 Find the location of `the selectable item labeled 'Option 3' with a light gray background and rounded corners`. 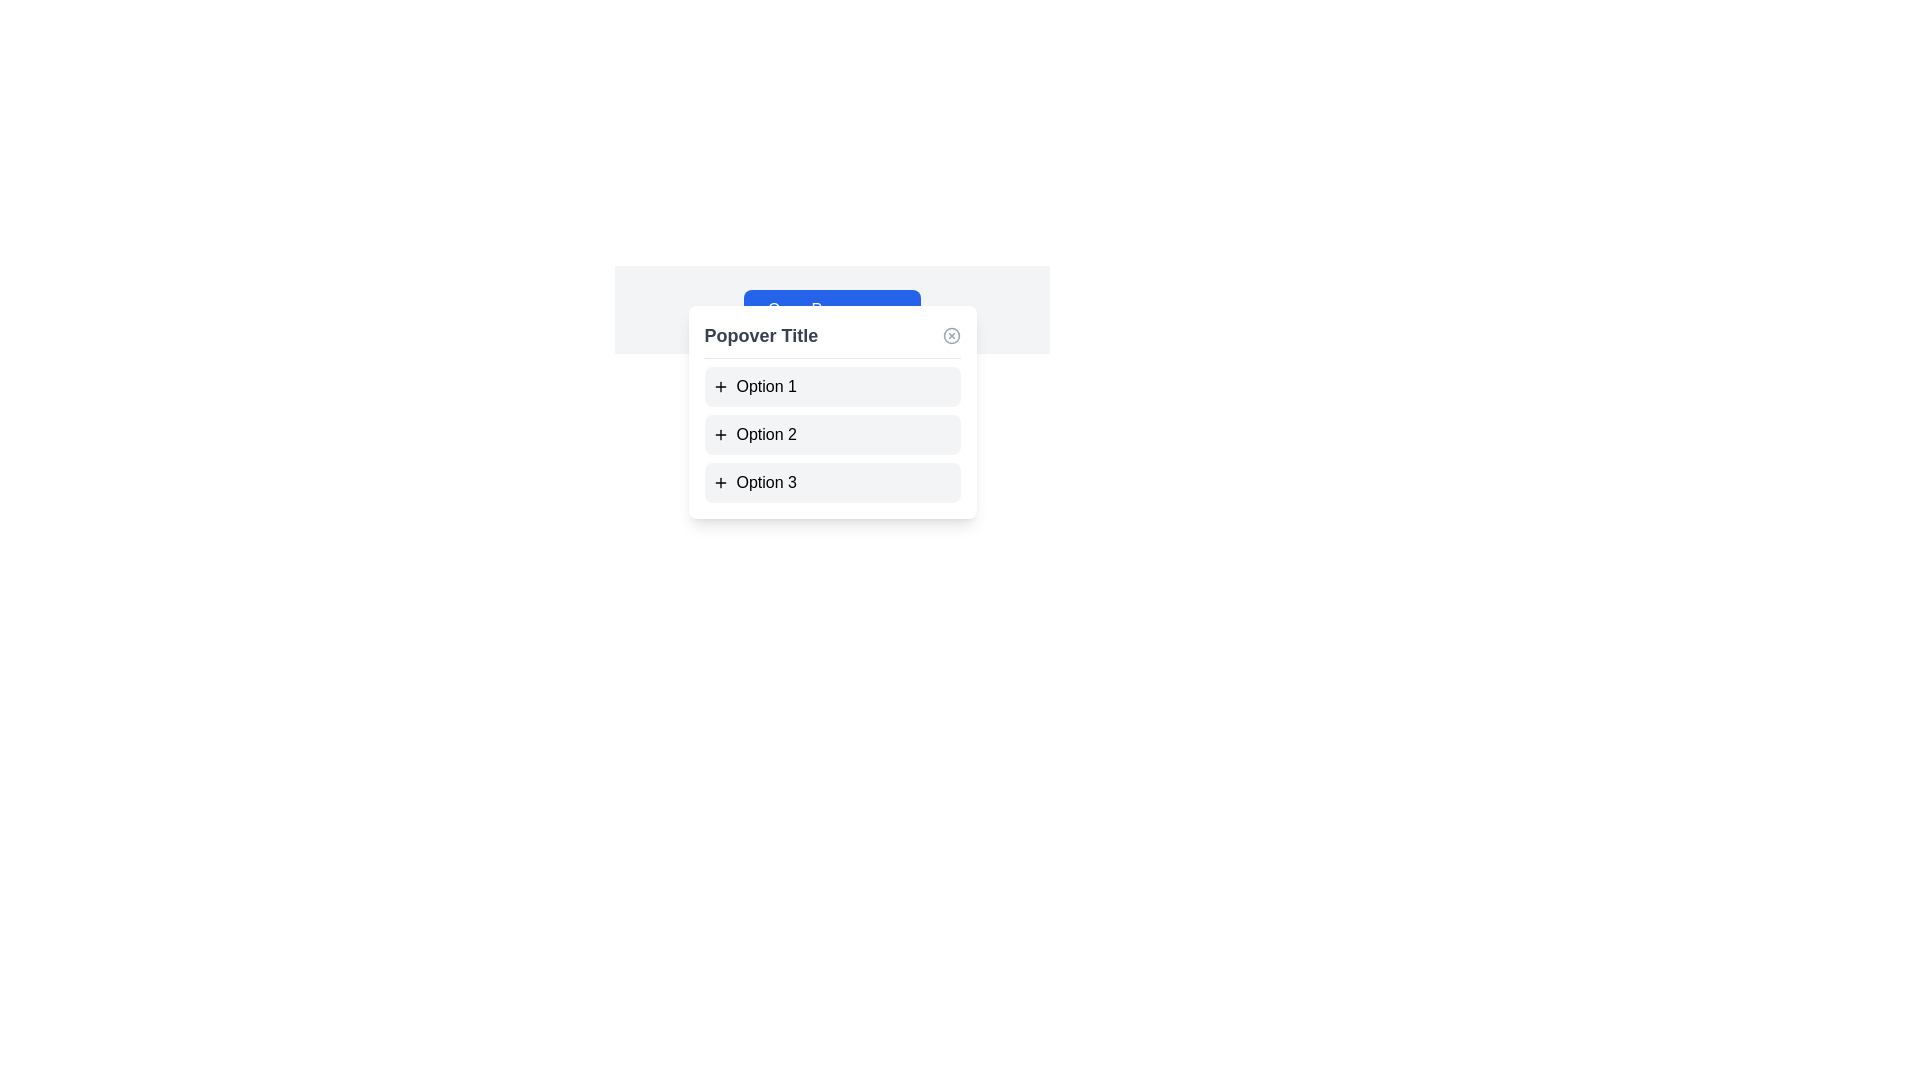

the selectable item labeled 'Option 3' with a light gray background and rounded corners is located at coordinates (832, 482).